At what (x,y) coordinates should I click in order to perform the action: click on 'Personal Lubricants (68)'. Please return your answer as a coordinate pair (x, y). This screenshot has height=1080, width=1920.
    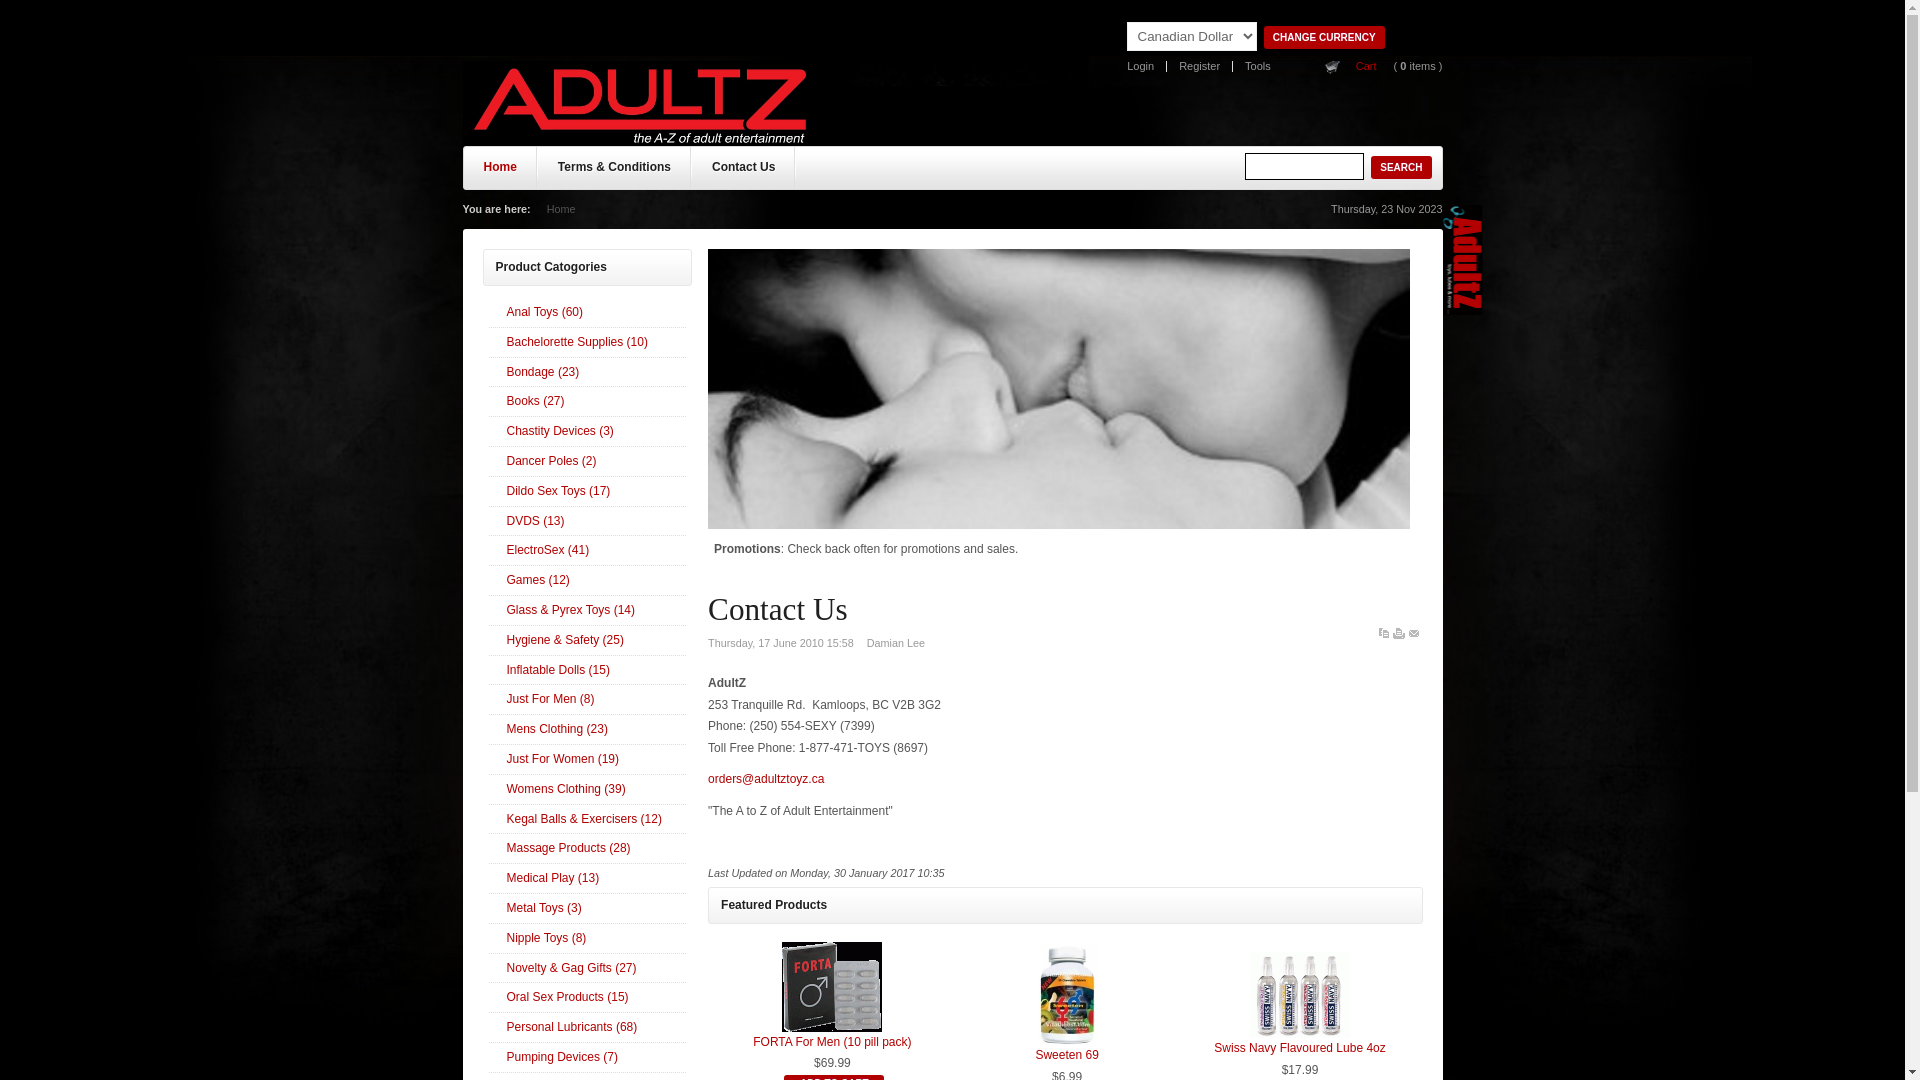
    Looking at the image, I should click on (585, 1028).